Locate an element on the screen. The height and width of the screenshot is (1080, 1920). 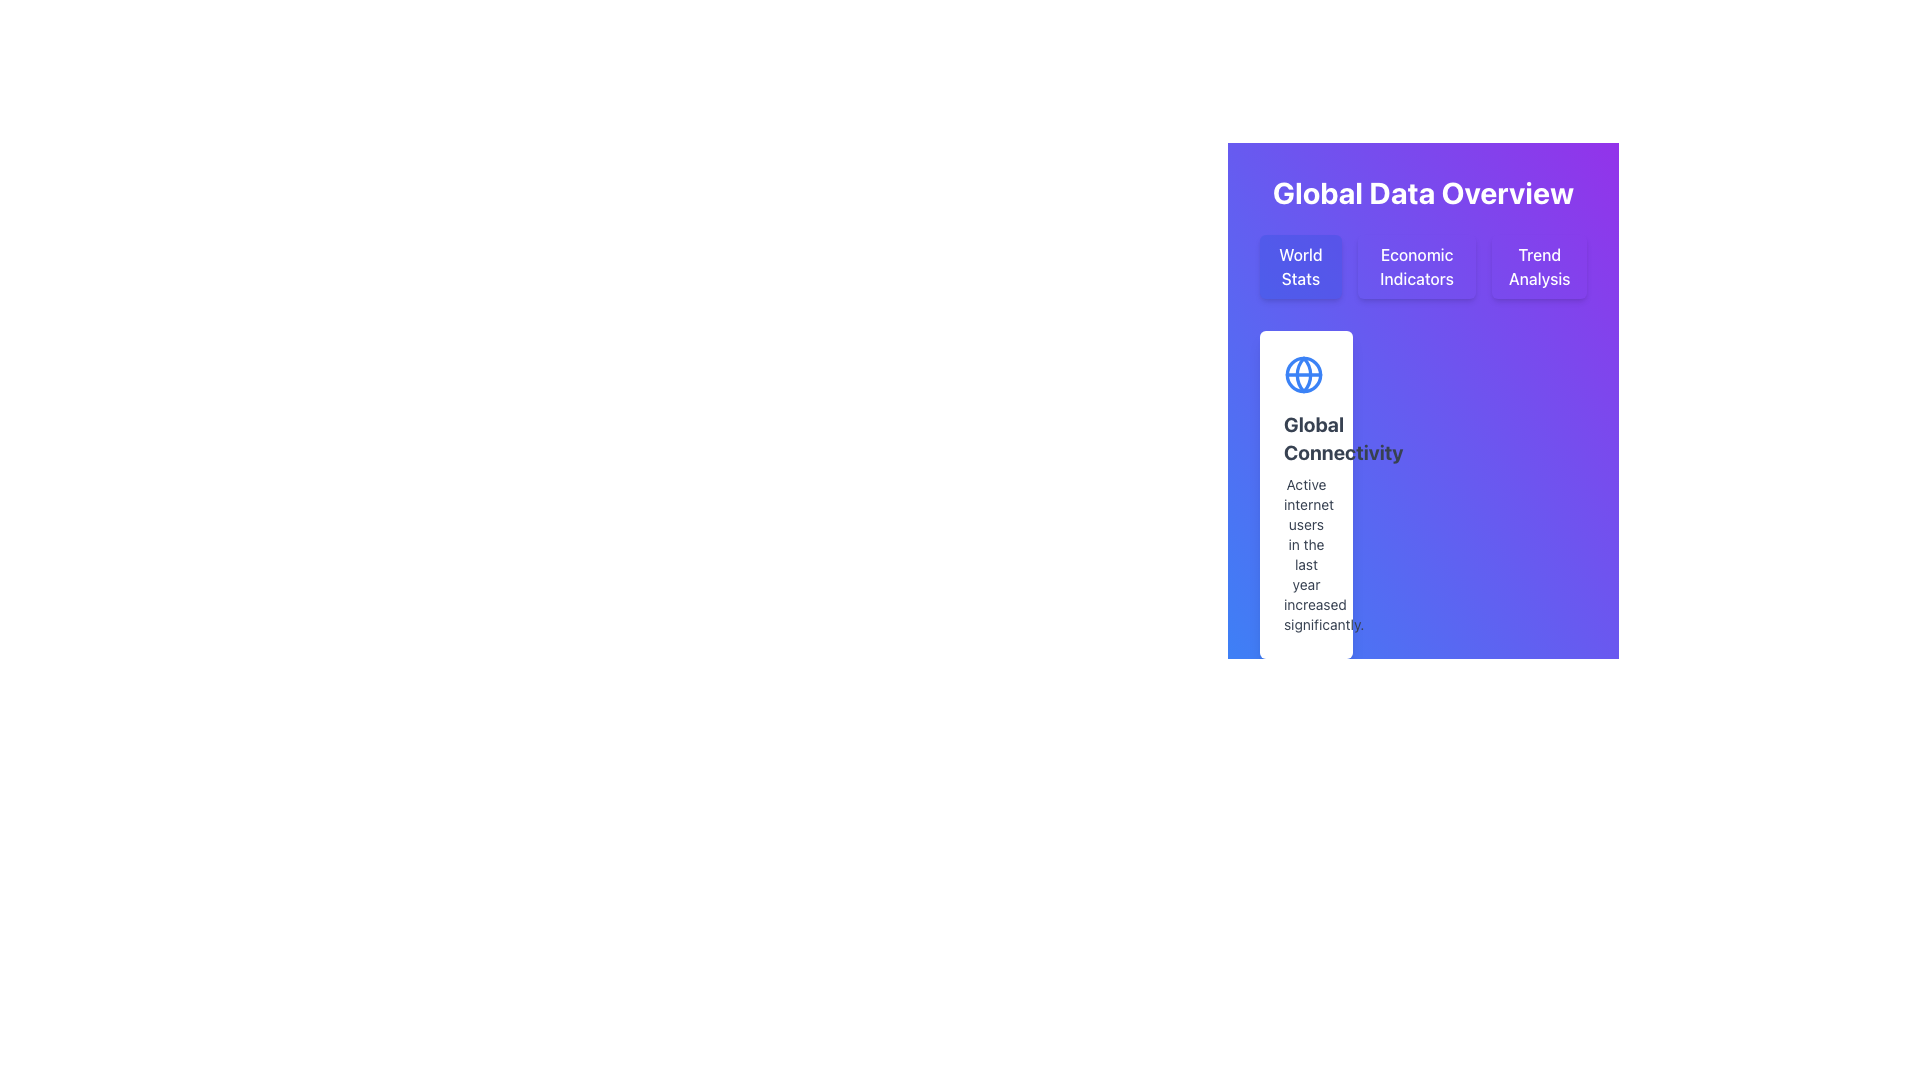
the 'World Stats' button, which is the first option in a horizontal list of three items for navigation to statistics related to the world is located at coordinates (1300, 265).